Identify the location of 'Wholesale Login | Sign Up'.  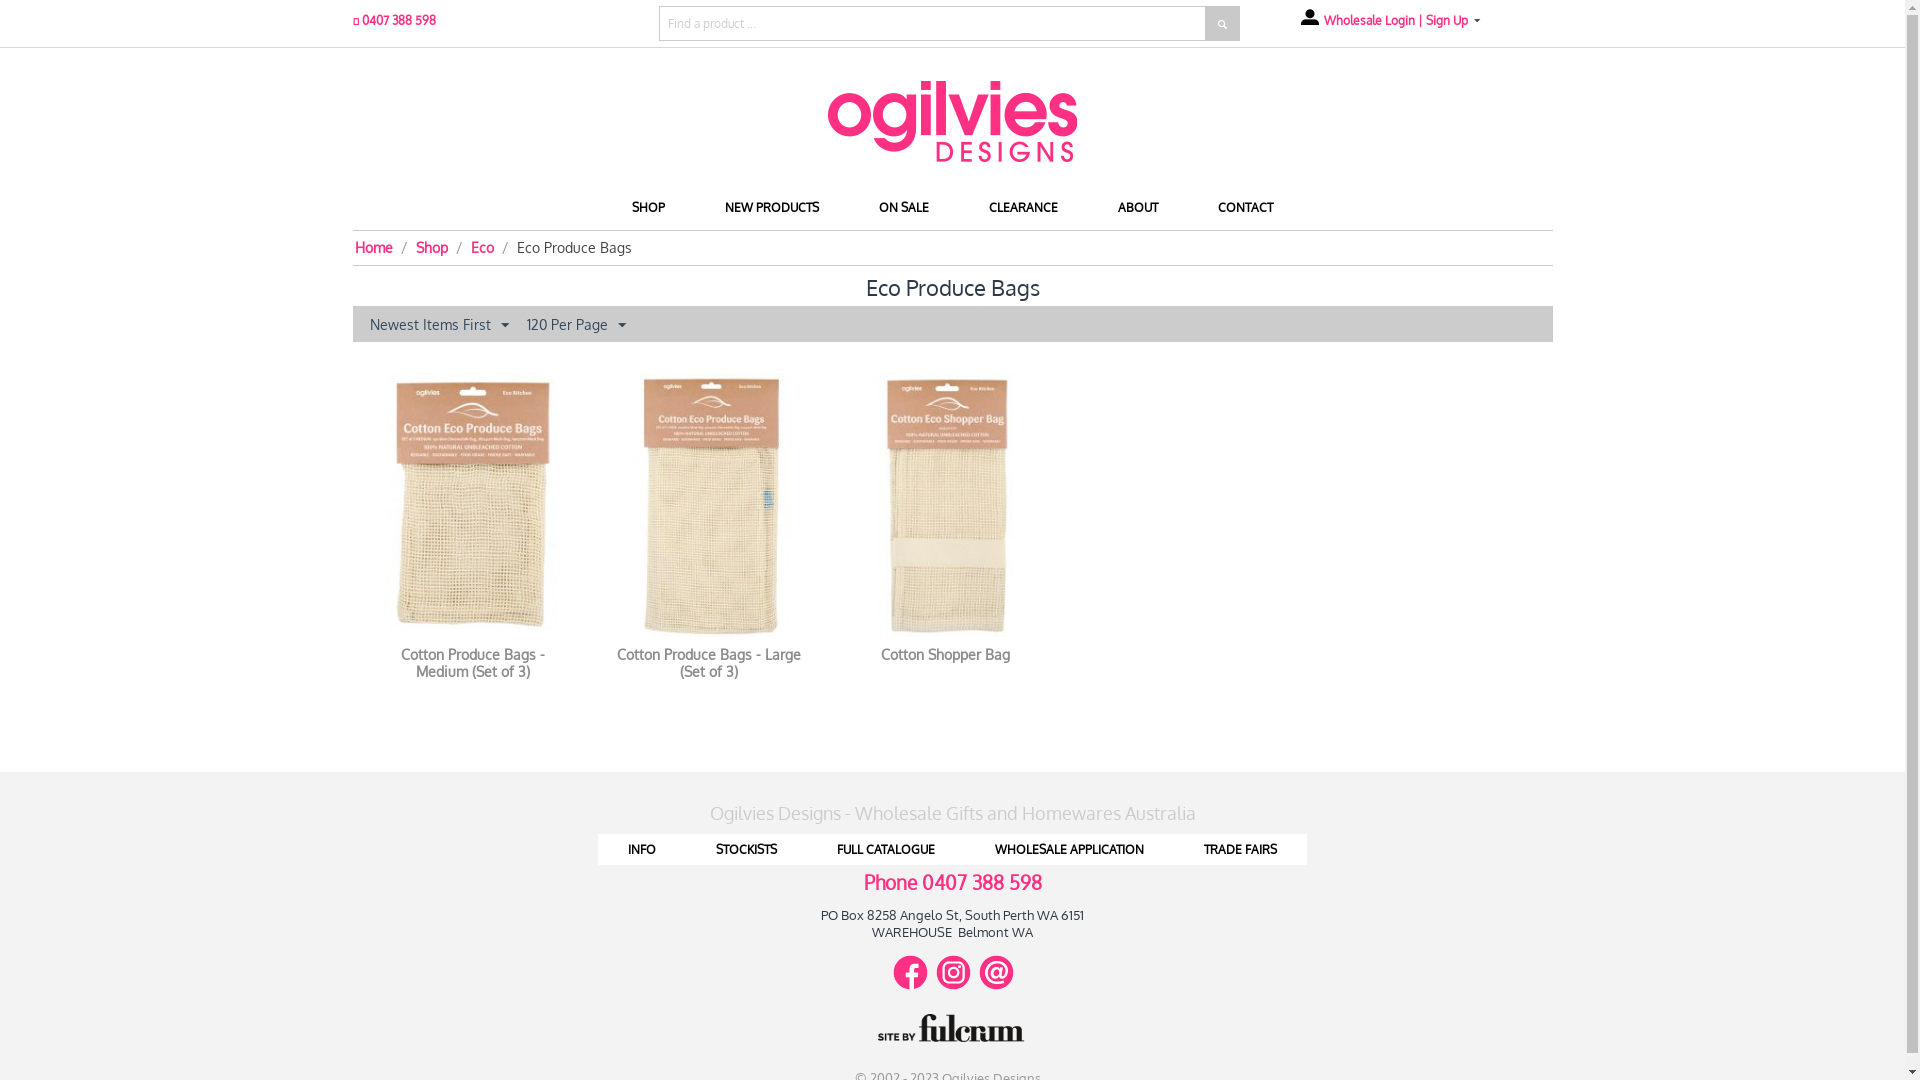
(1387, 20).